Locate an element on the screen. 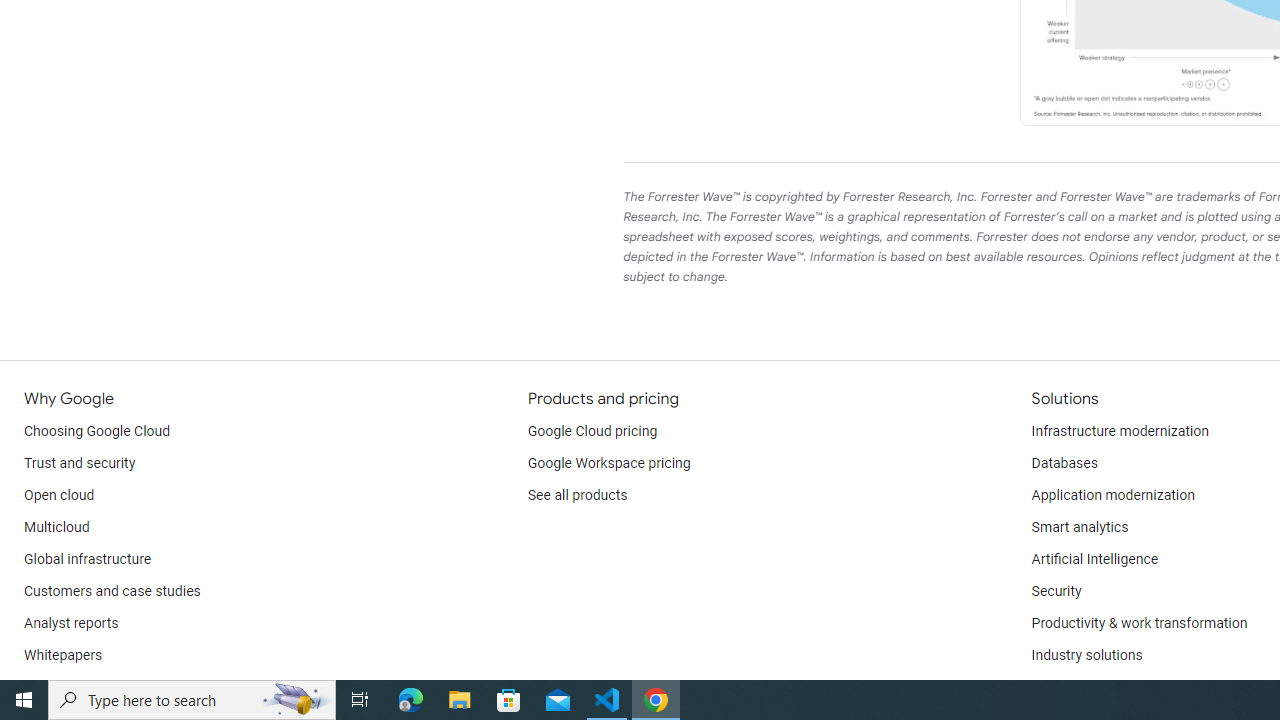 Image resolution: width=1280 pixels, height=720 pixels. 'Artificial Intelligence' is located at coordinates (1093, 560).